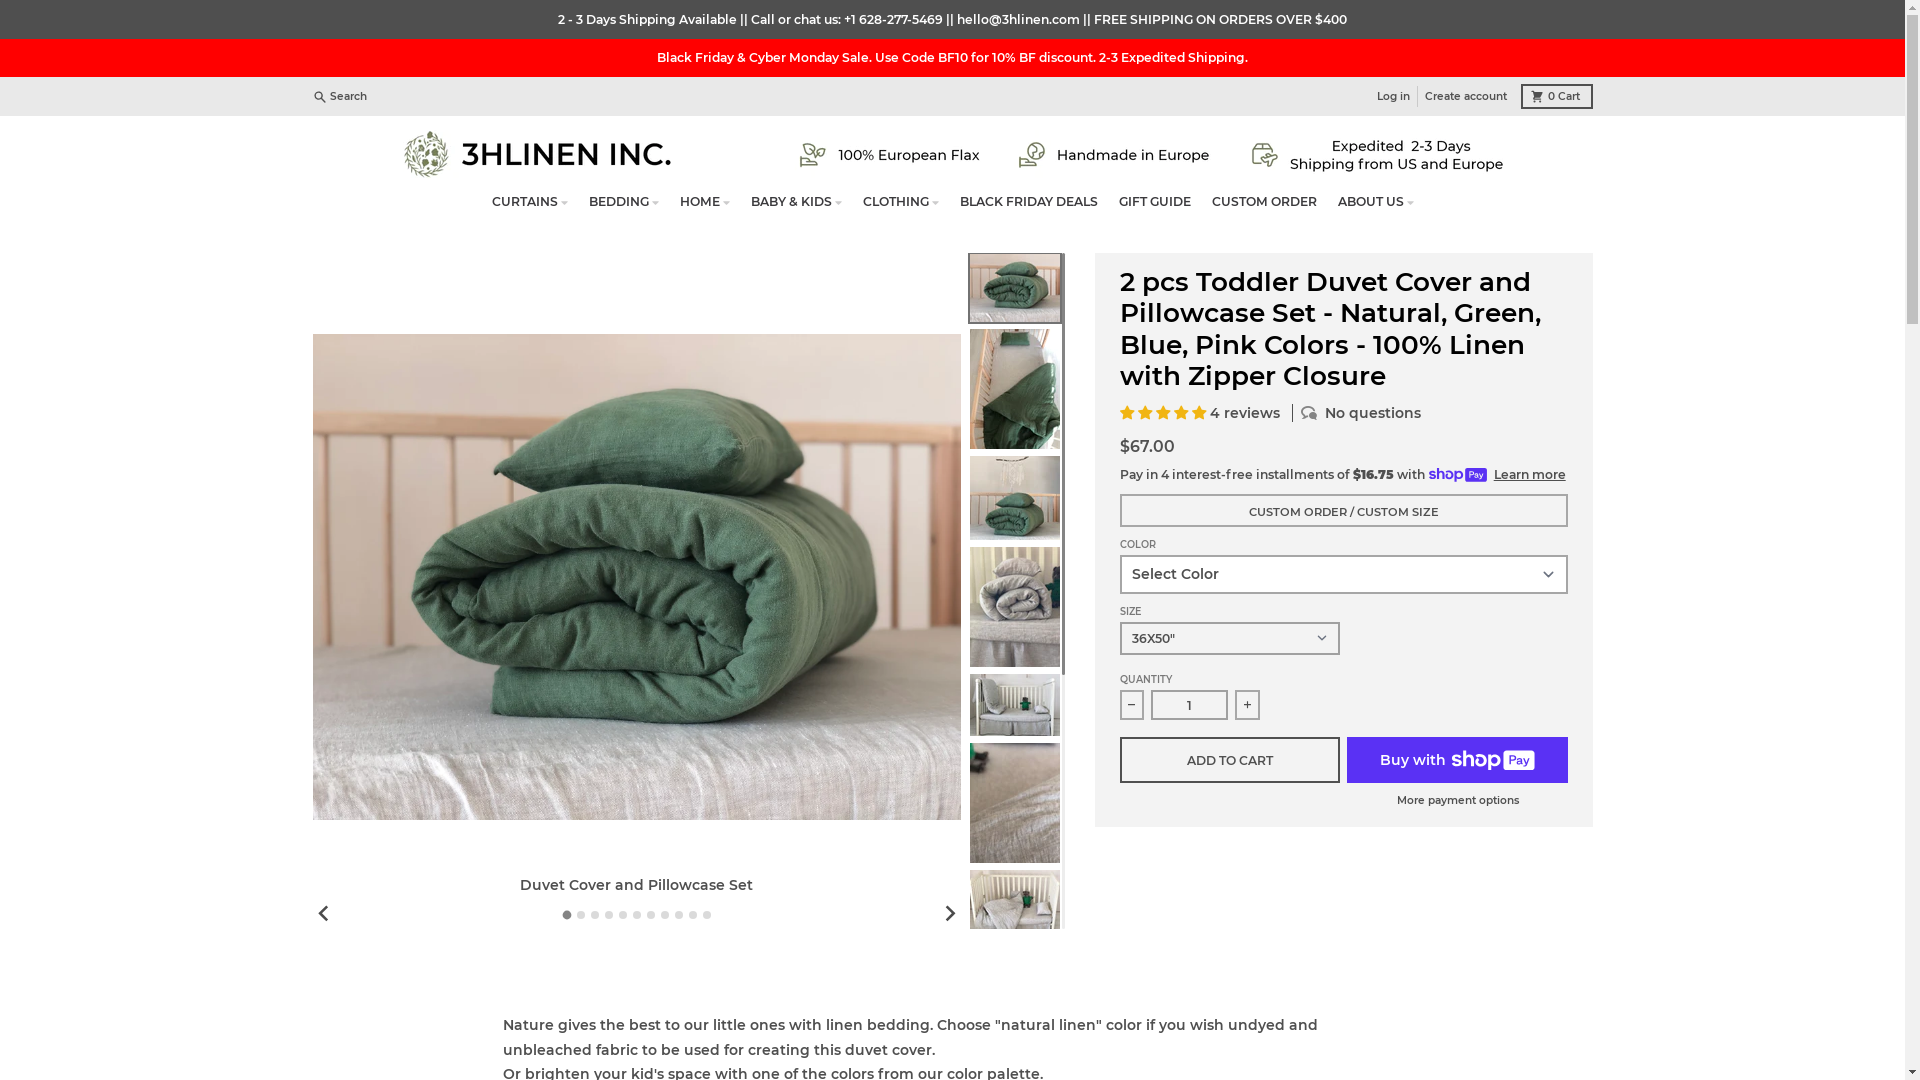  I want to click on 'Log in', so click(1392, 96).